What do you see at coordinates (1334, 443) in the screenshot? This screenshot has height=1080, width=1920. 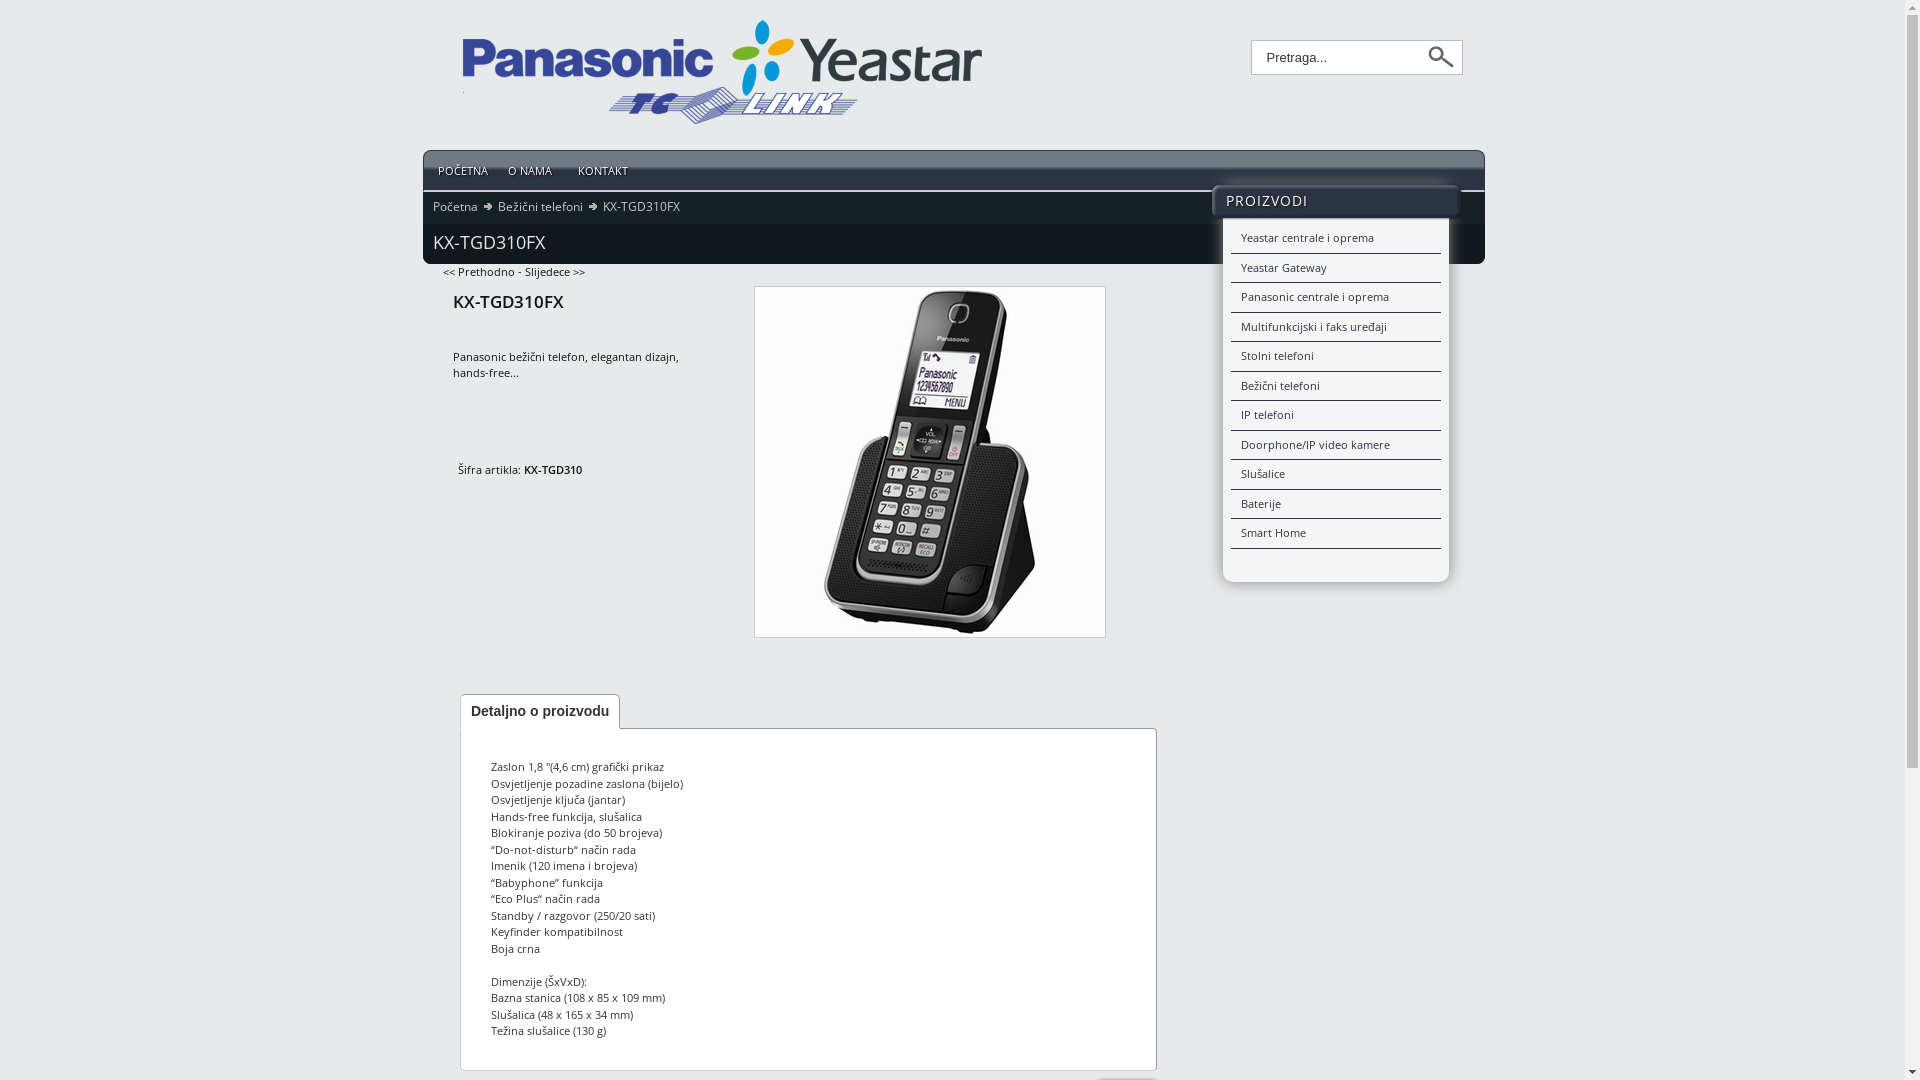 I see `'Doorphone/IP video kamere'` at bounding box center [1334, 443].